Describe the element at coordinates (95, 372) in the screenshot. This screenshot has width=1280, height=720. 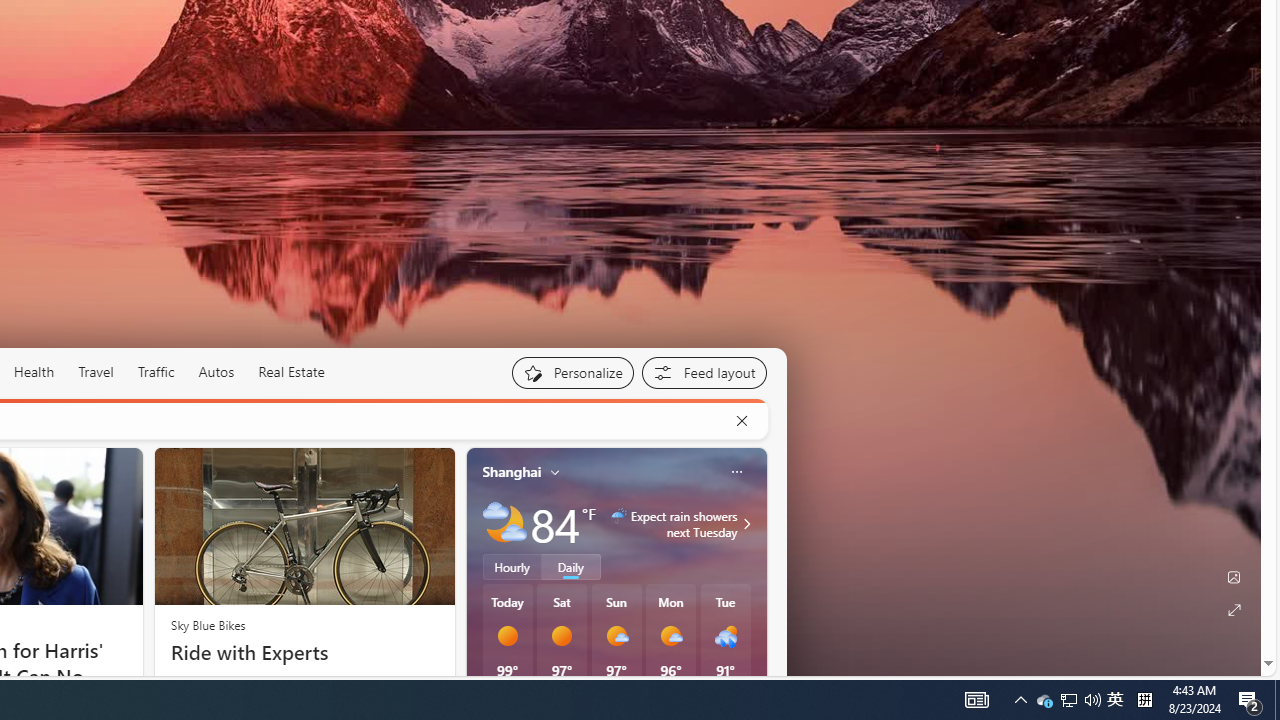
I see `'Travel'` at that location.